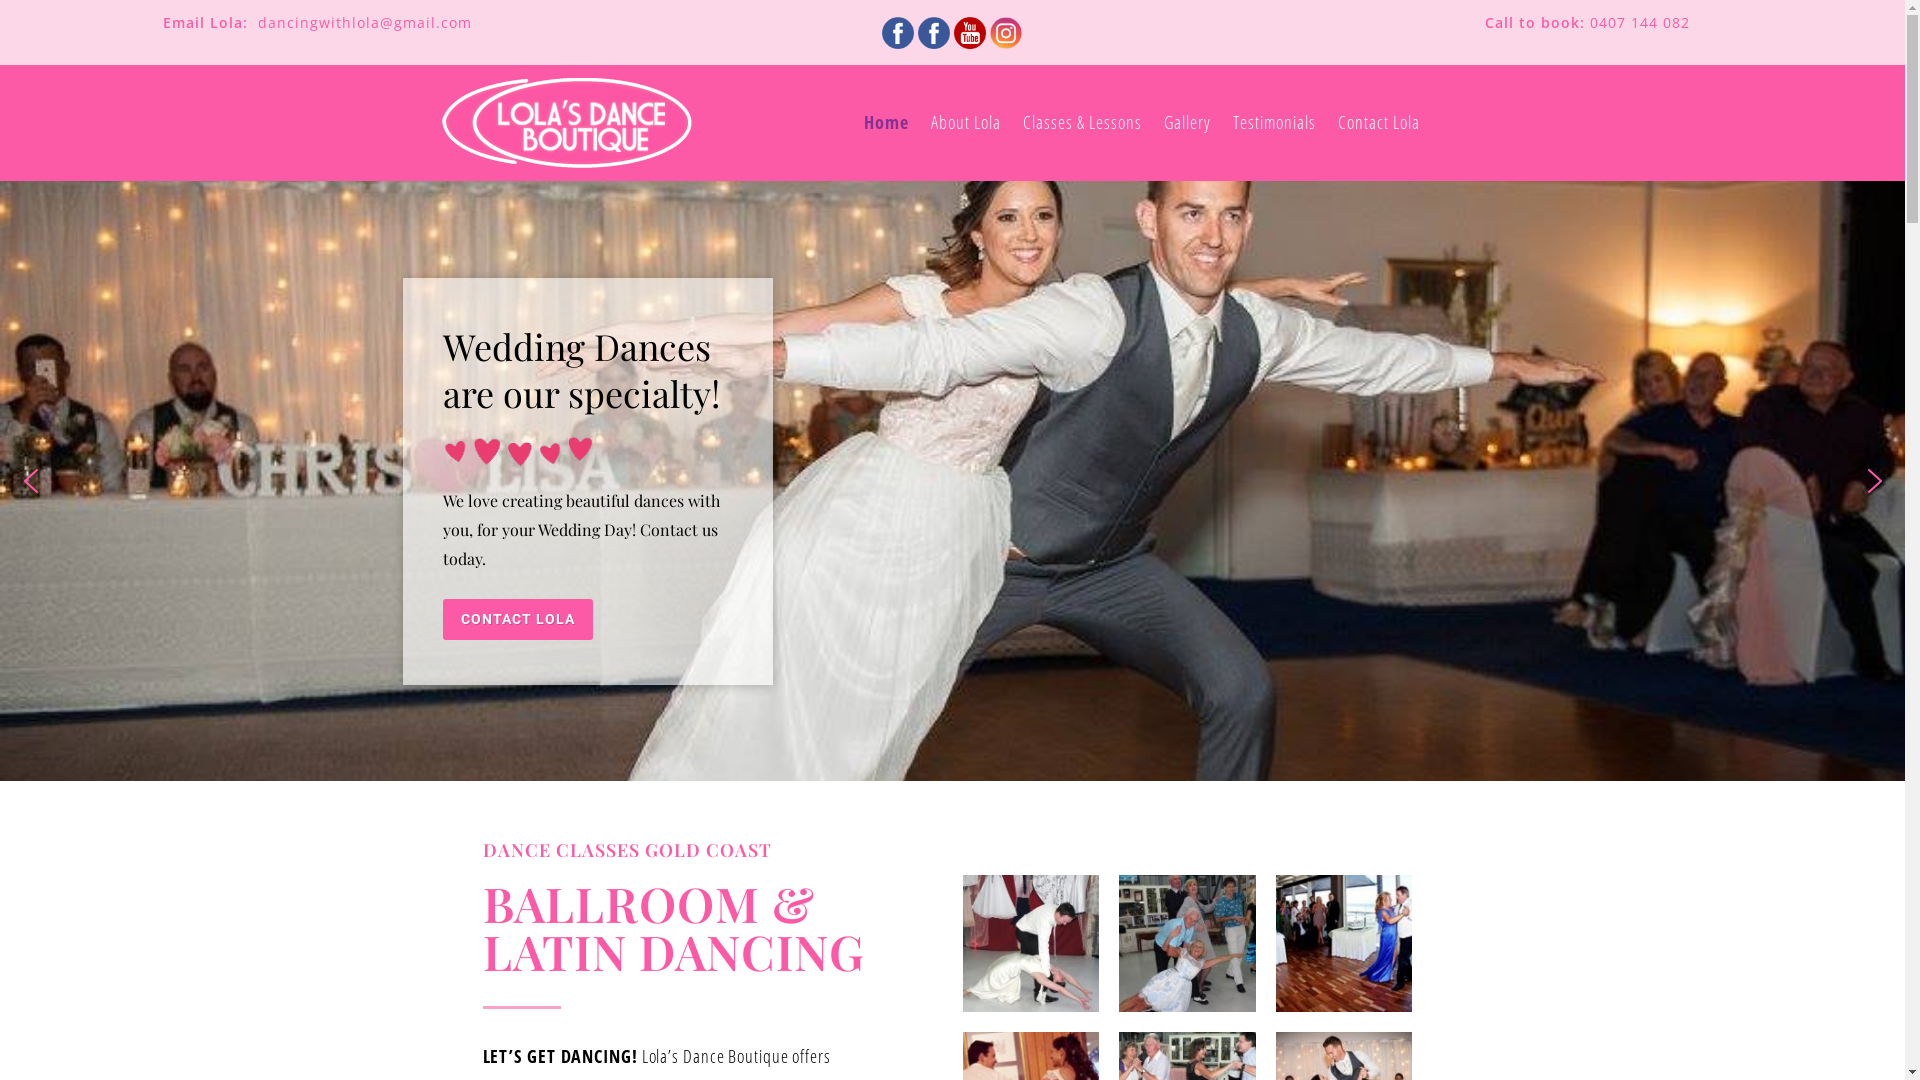 The height and width of the screenshot is (1080, 1920). Describe the element at coordinates (1187, 123) in the screenshot. I see `'Gallery'` at that location.